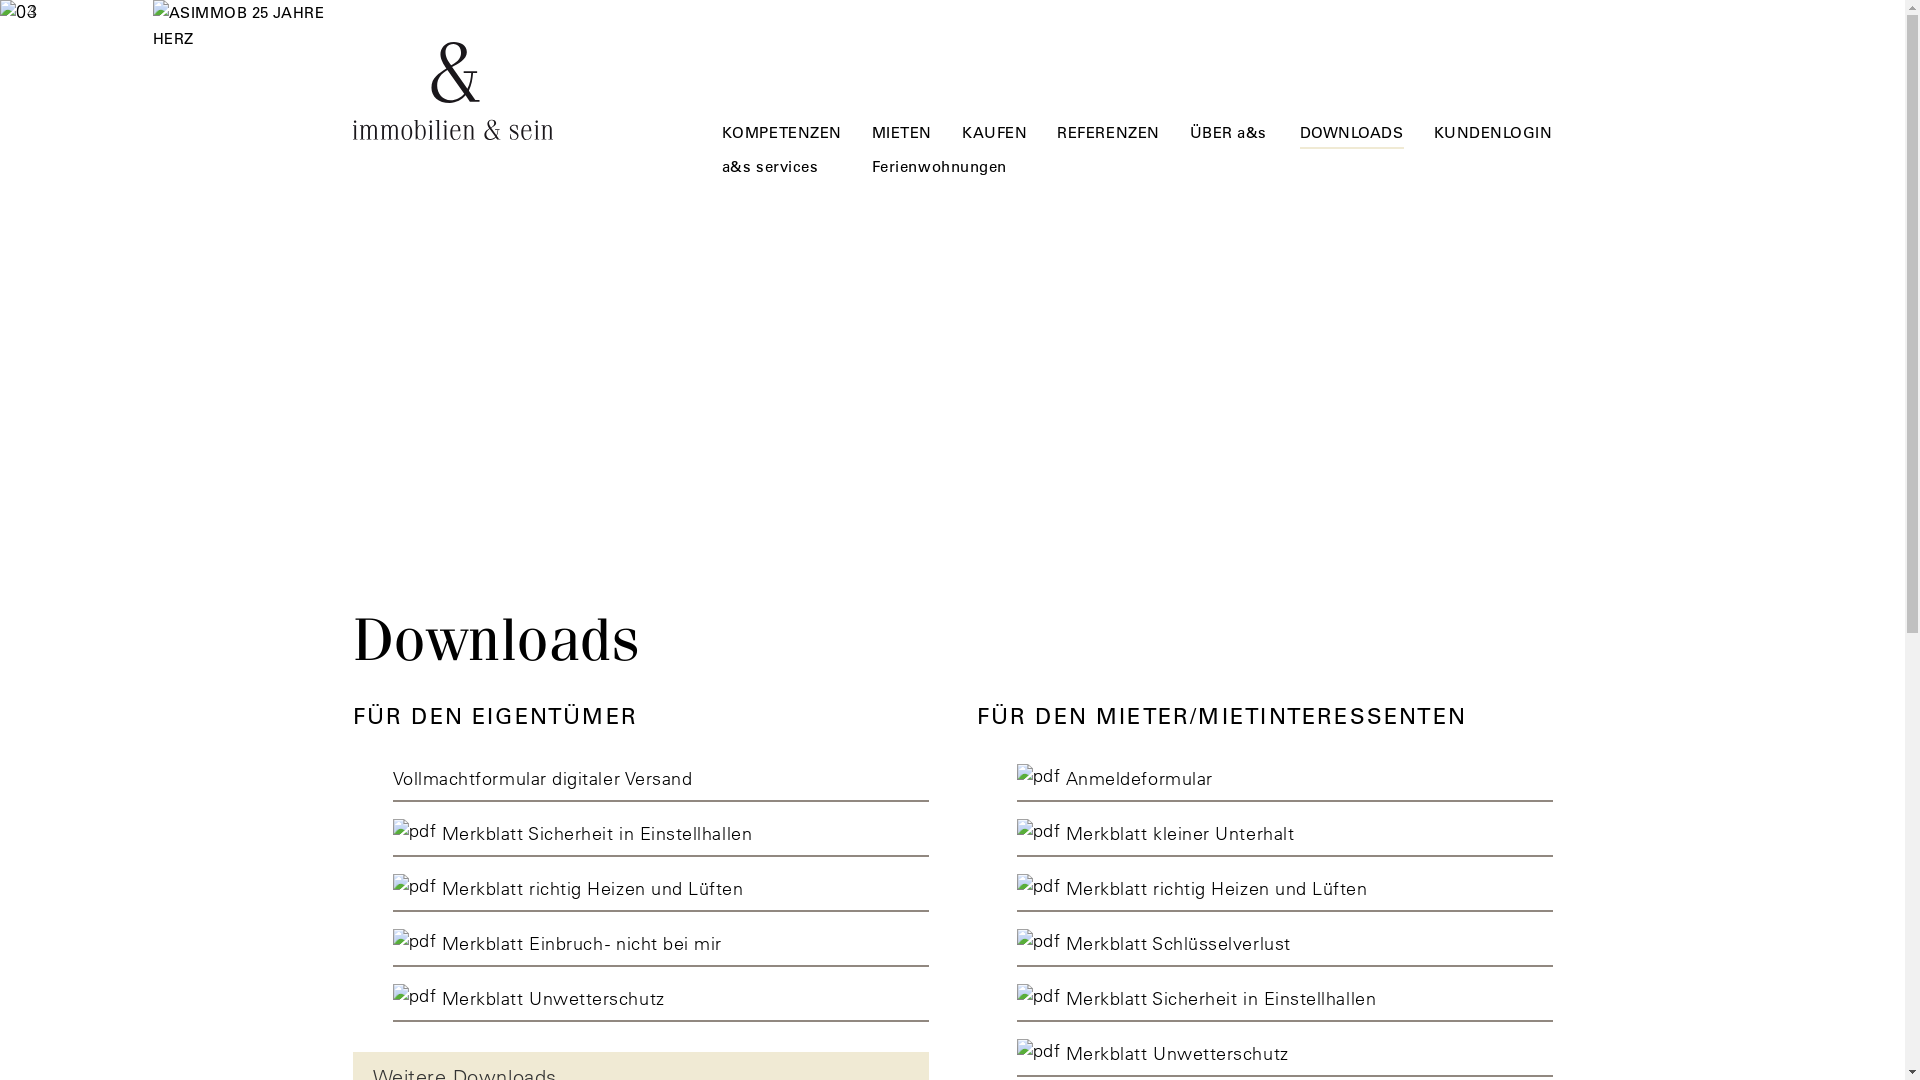 This screenshot has width=1920, height=1080. What do you see at coordinates (781, 135) in the screenshot?
I see `'KOMPETENZEN'` at bounding box center [781, 135].